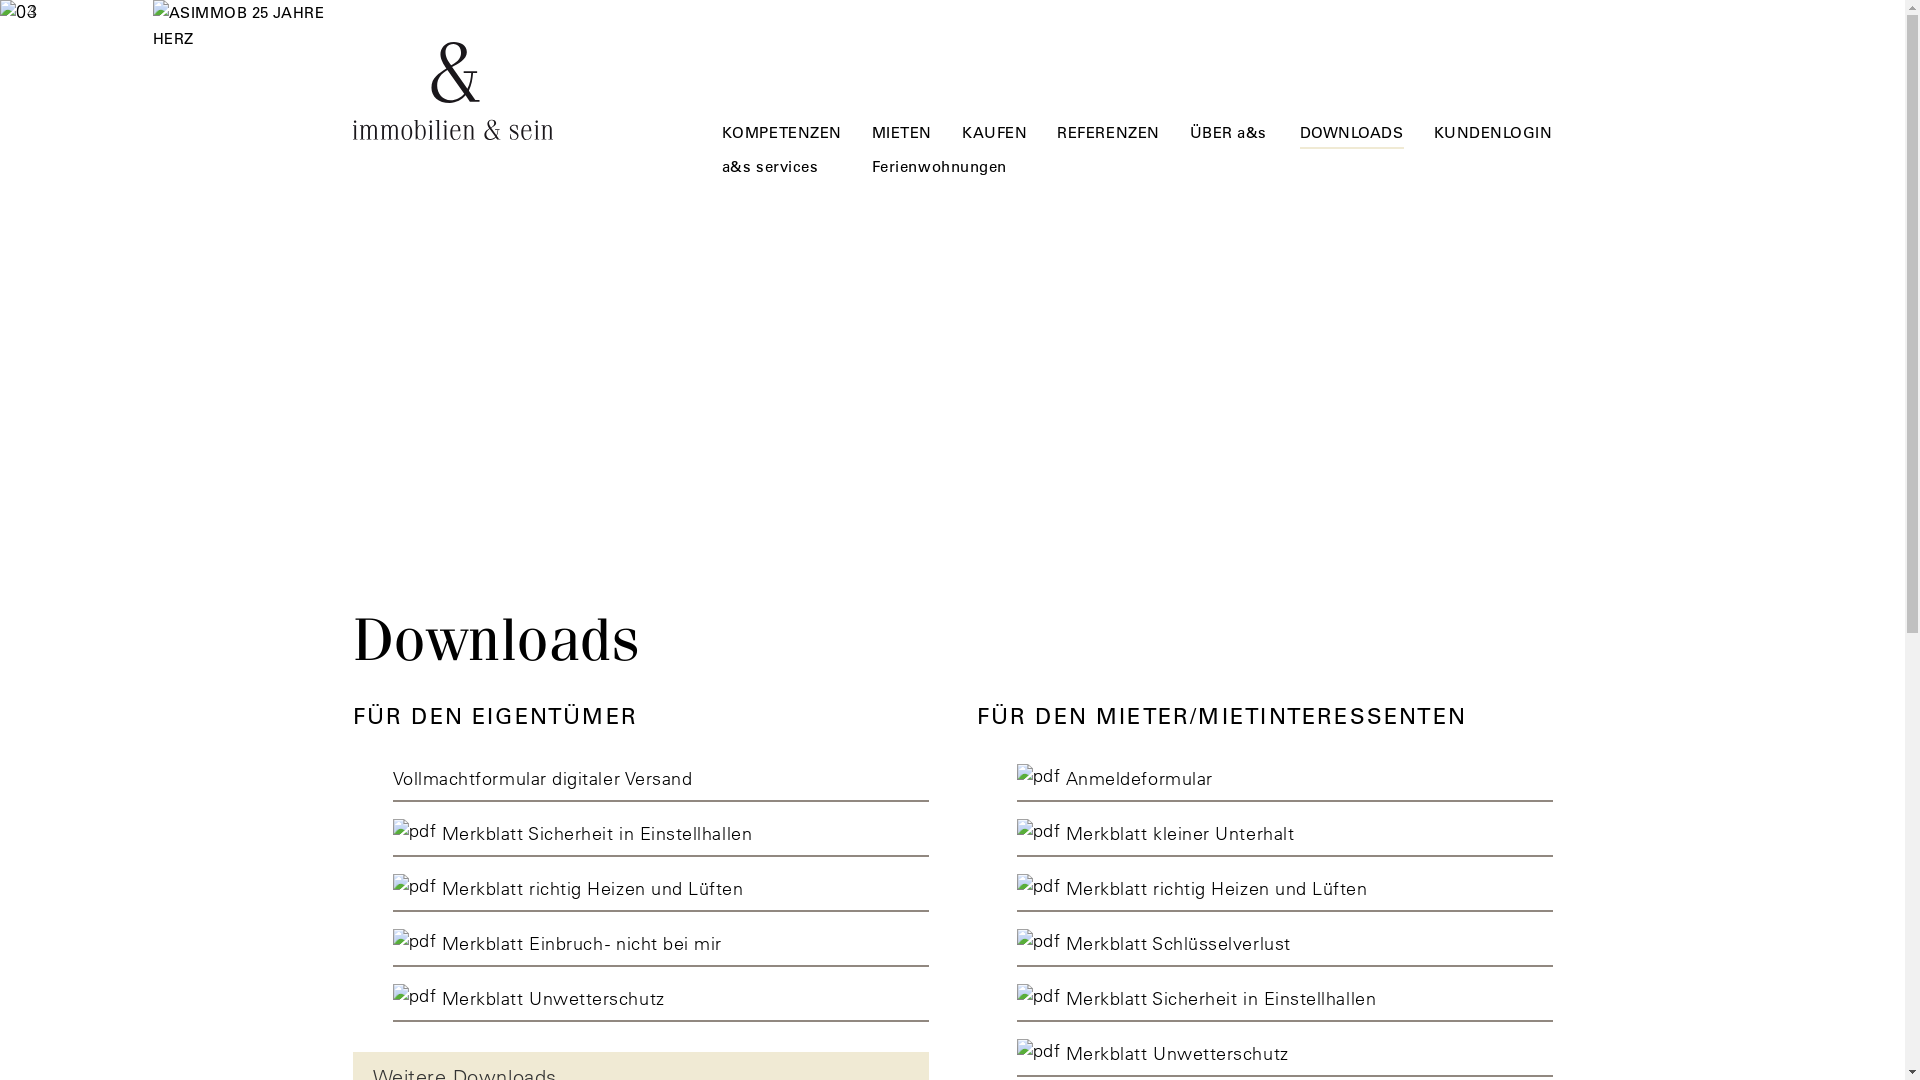 This screenshot has width=1920, height=1080. What do you see at coordinates (781, 135) in the screenshot?
I see `'KOMPETENZEN'` at bounding box center [781, 135].